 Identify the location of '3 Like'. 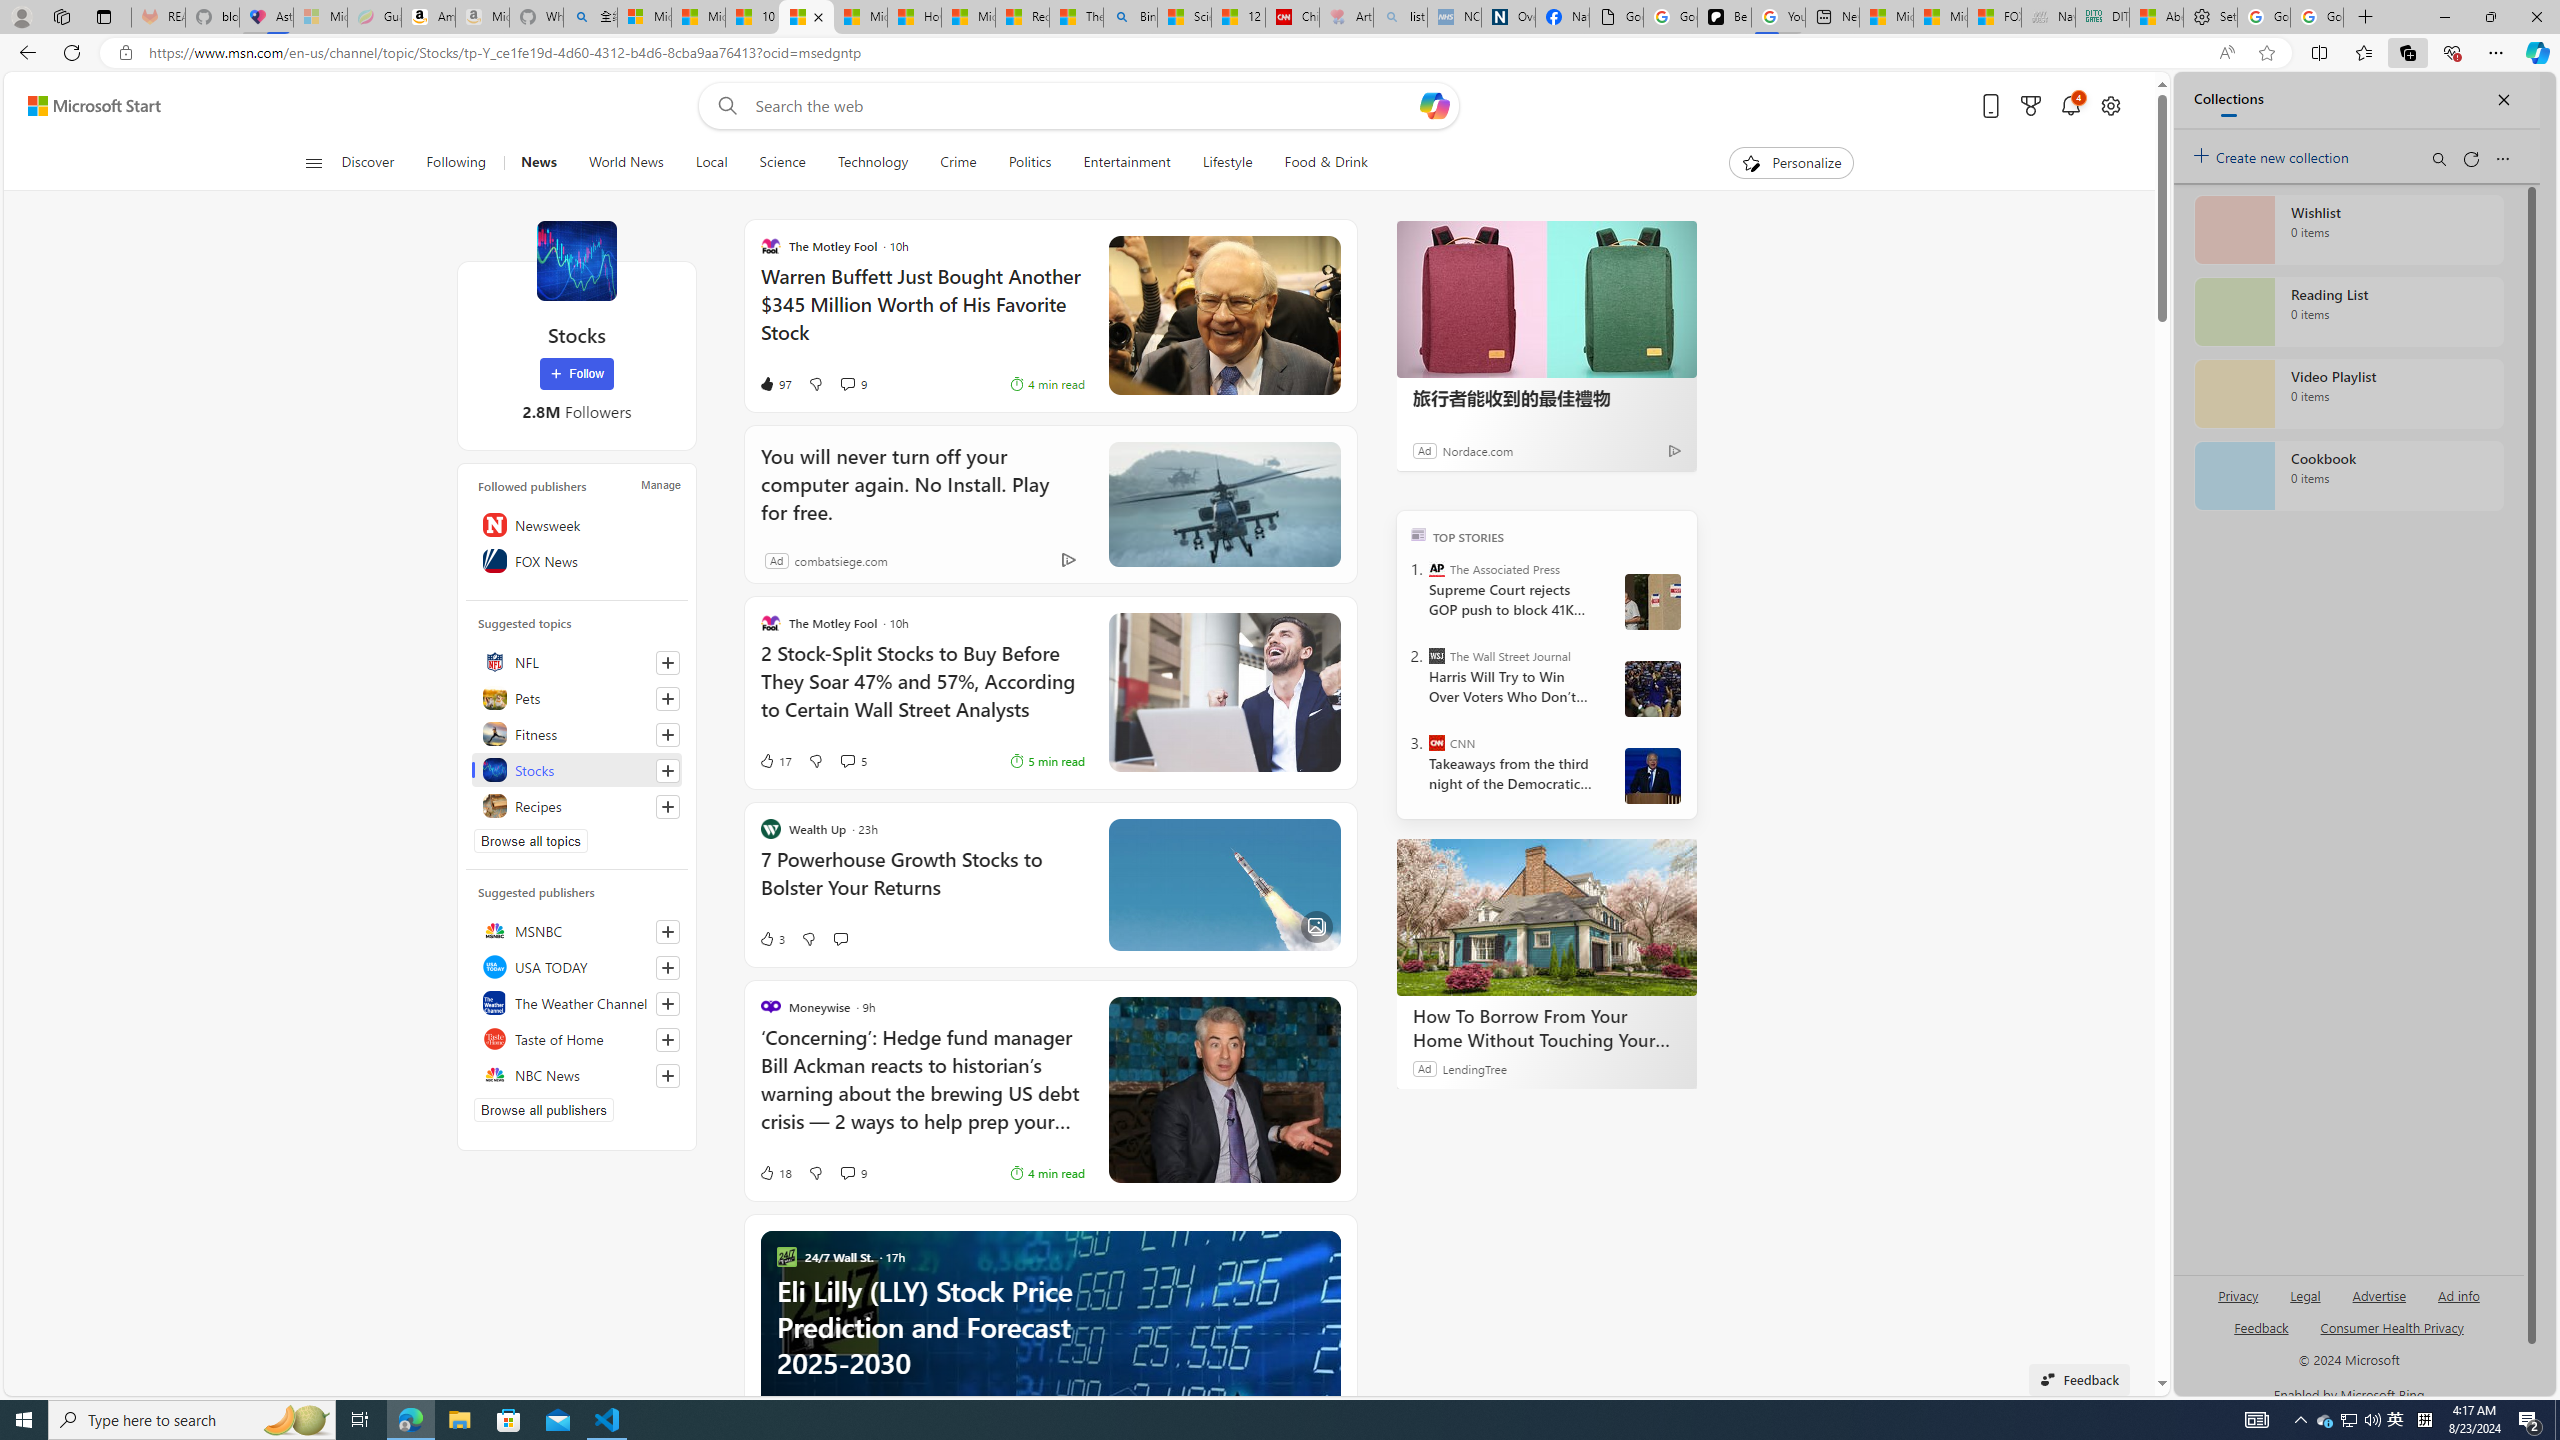
(770, 938).